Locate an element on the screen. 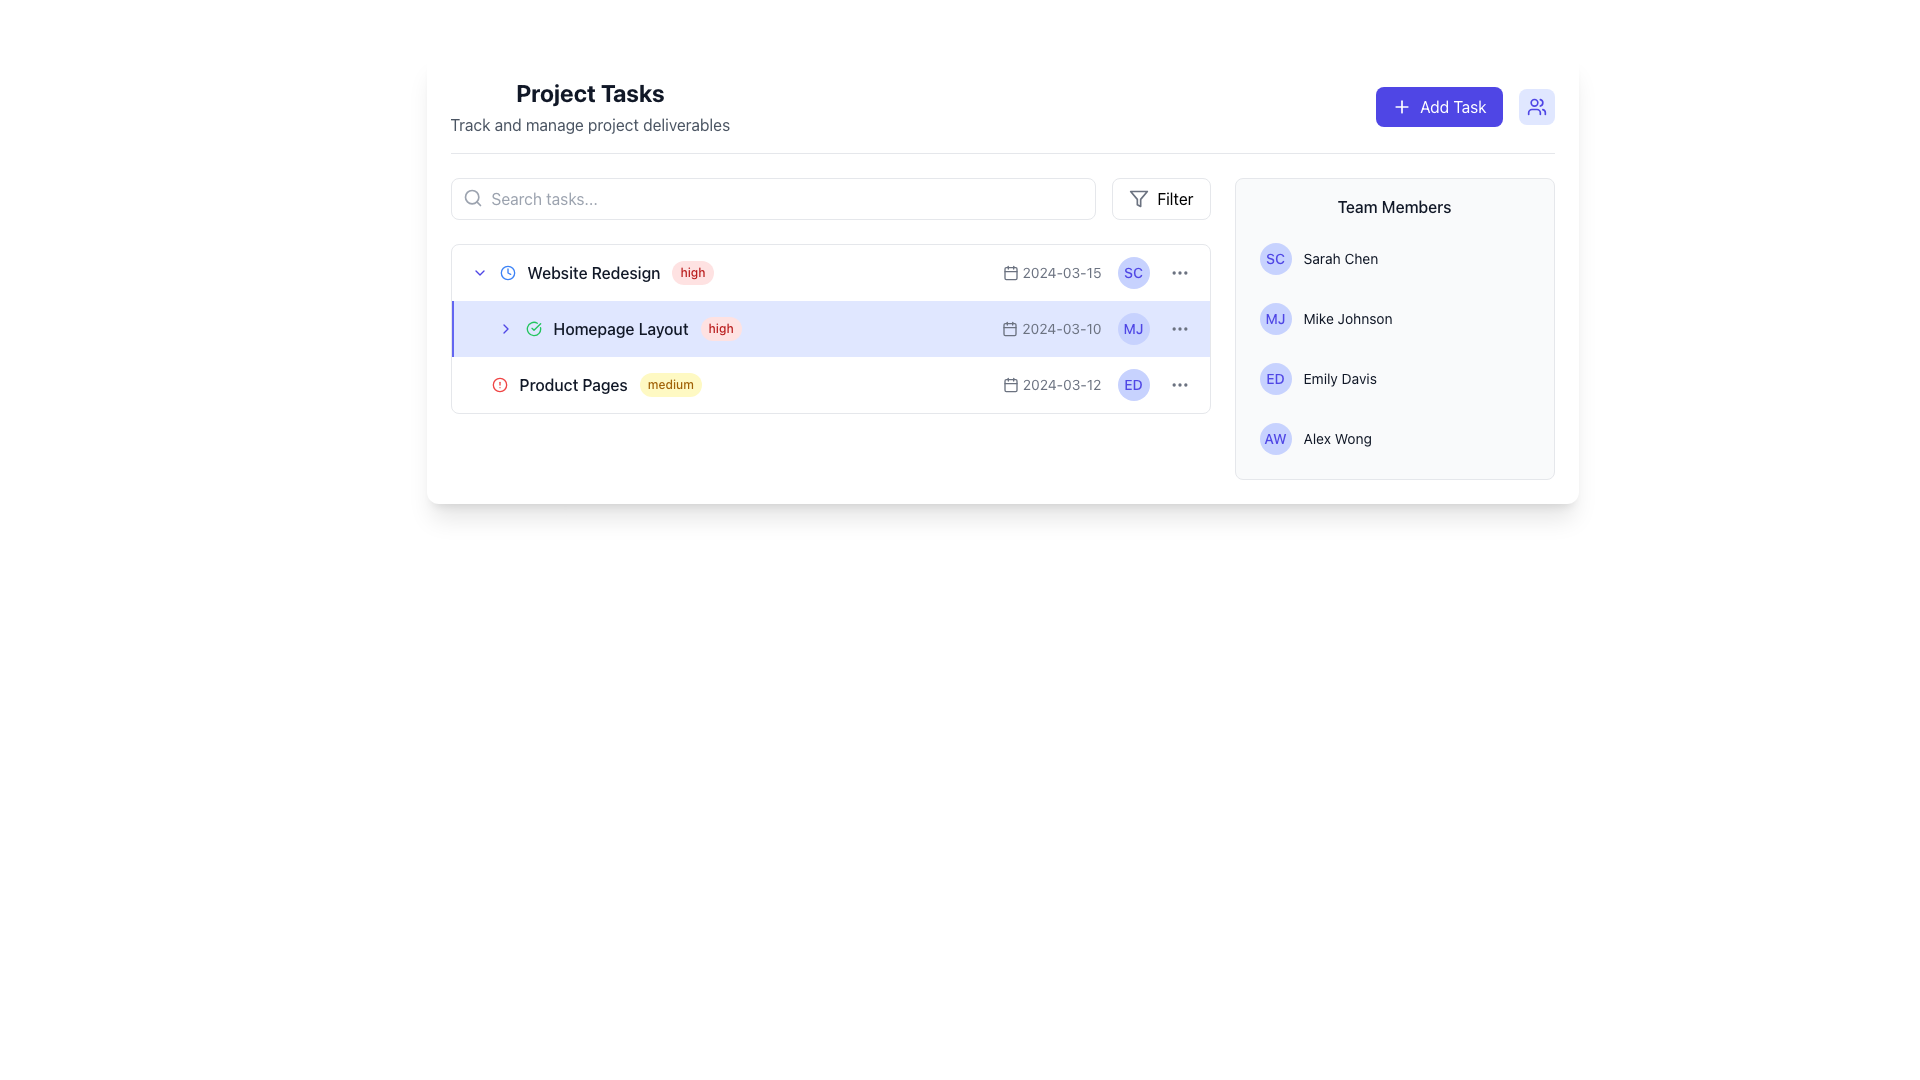  badge labeled 'high' that indicates the priority for the task 'Homepage Layout', located to the right of the task name in the Project Tasks list is located at coordinates (720, 327).